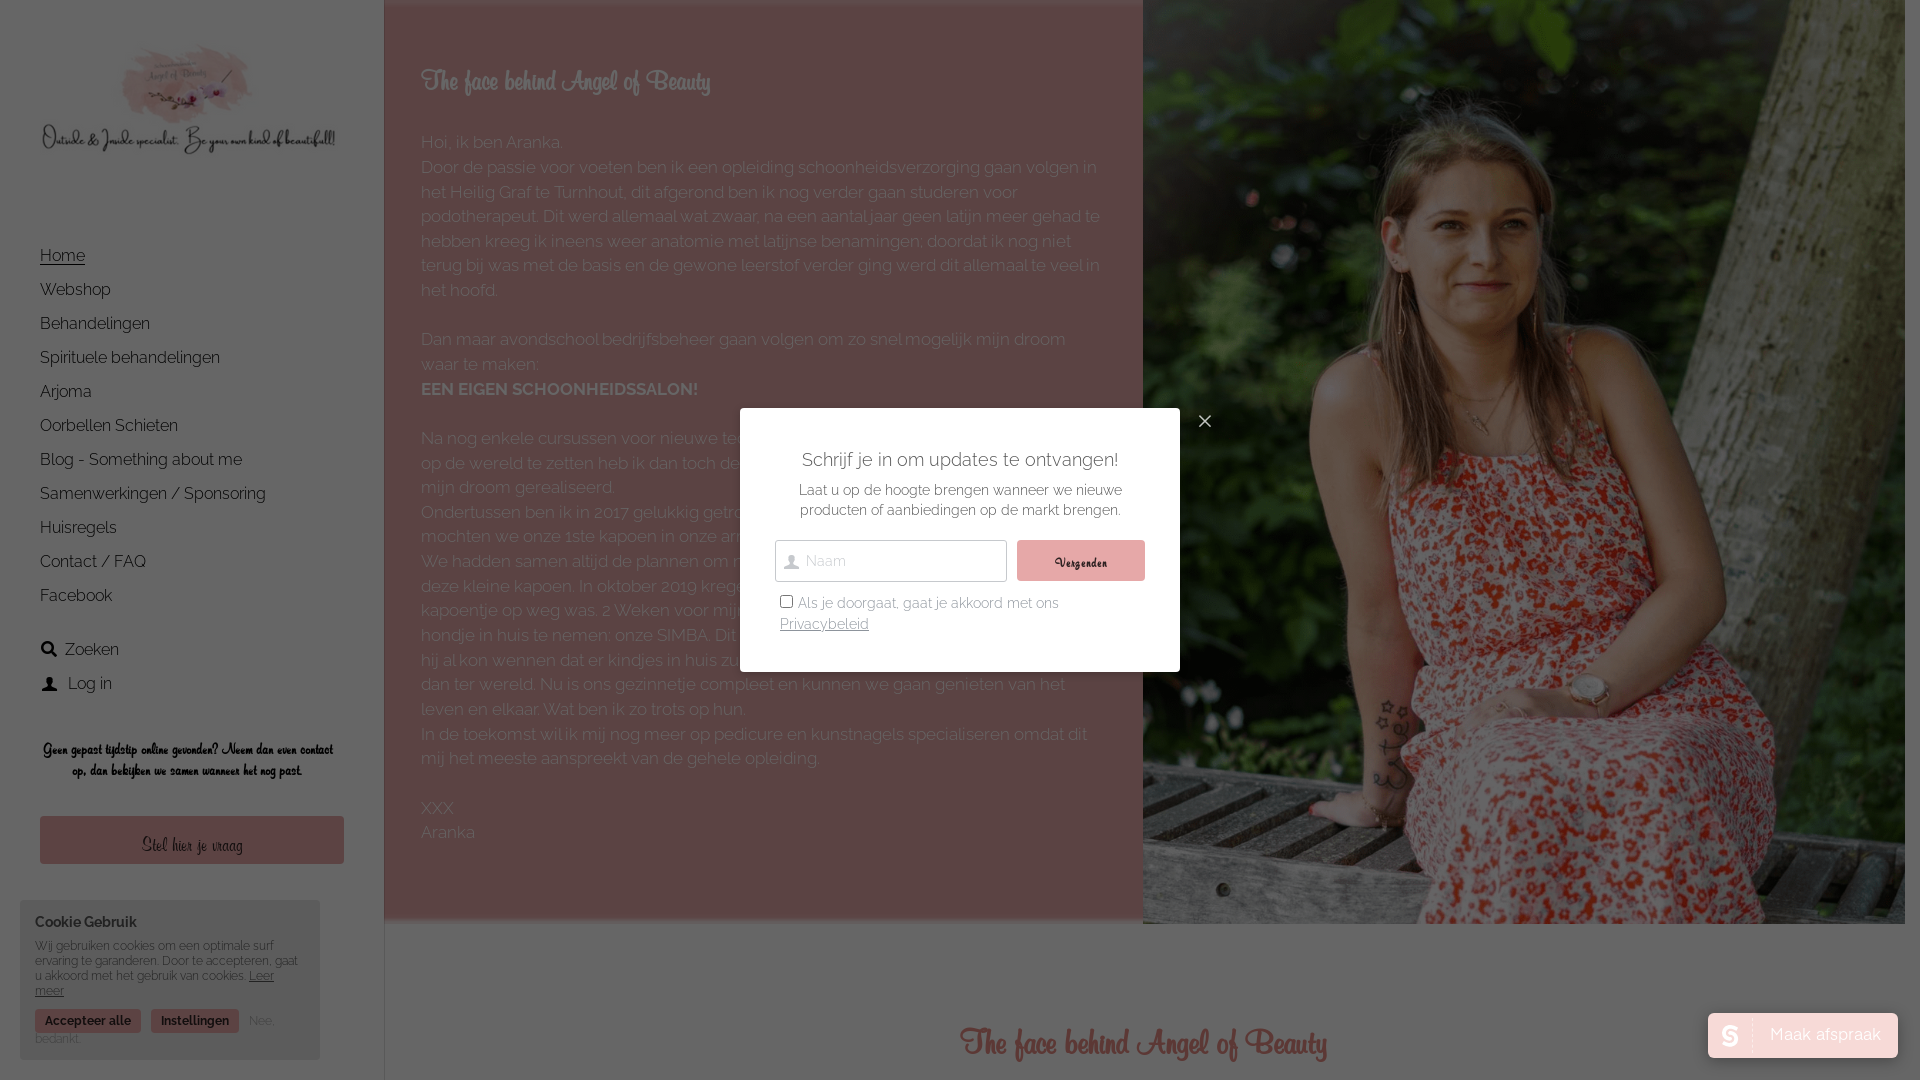 Image resolution: width=1920 pixels, height=1080 pixels. Describe the element at coordinates (192, 840) in the screenshot. I see `'Stel hier je vraag'` at that location.